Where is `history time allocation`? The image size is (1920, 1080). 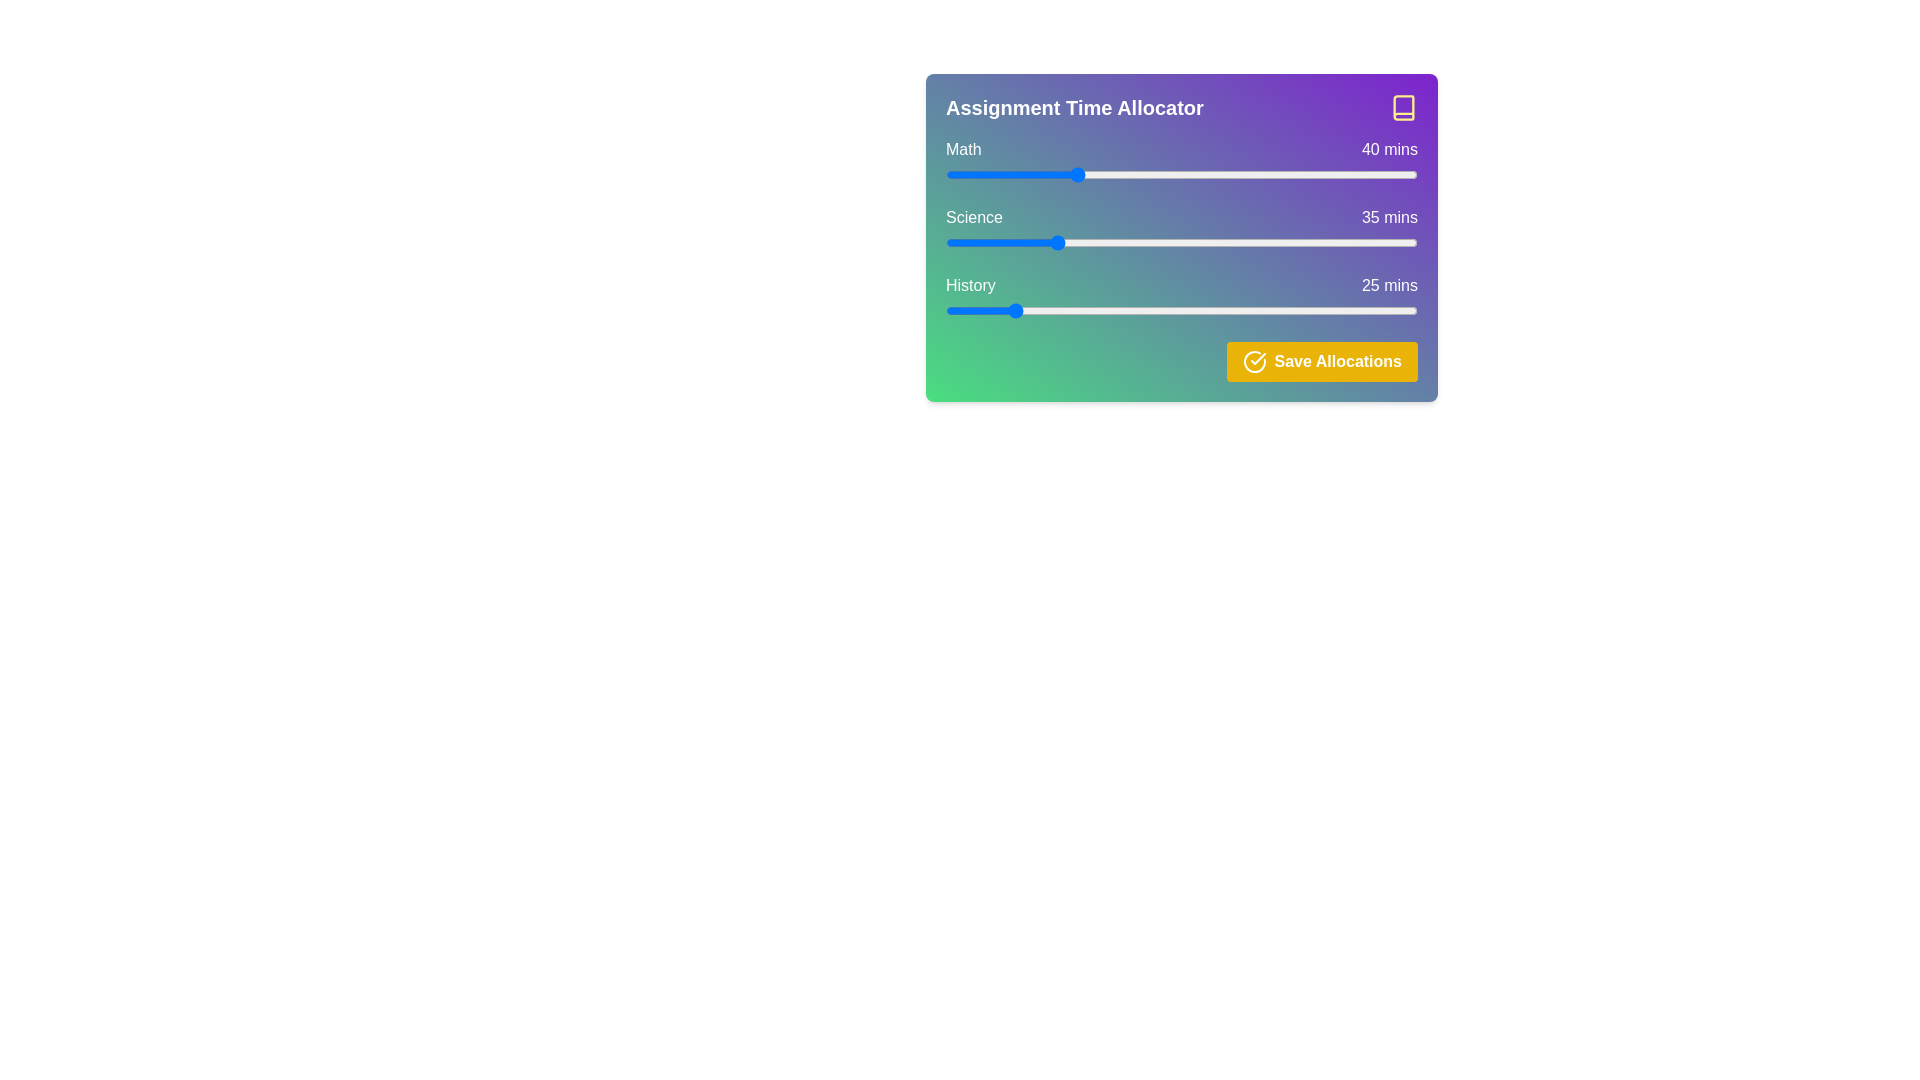
history time allocation is located at coordinates (1327, 311).